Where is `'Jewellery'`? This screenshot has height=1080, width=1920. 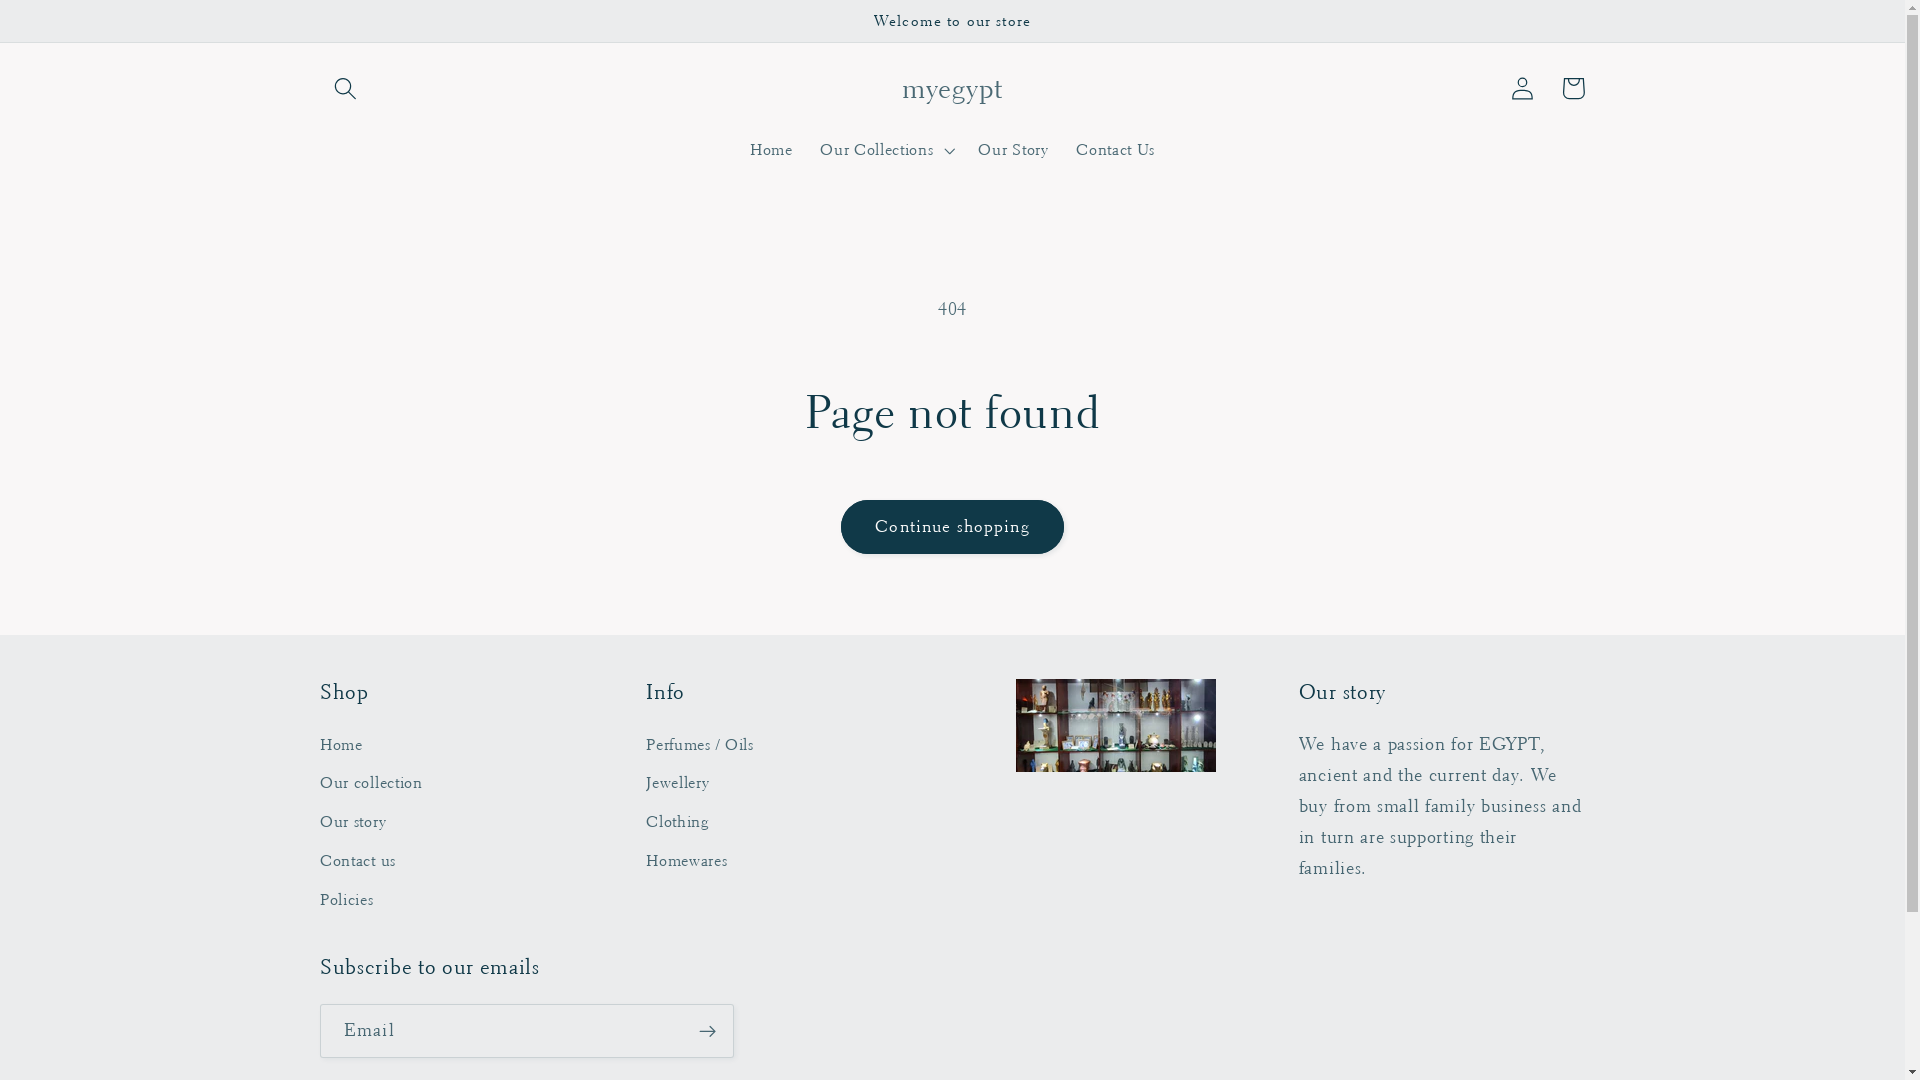
'Jewellery' is located at coordinates (677, 783).